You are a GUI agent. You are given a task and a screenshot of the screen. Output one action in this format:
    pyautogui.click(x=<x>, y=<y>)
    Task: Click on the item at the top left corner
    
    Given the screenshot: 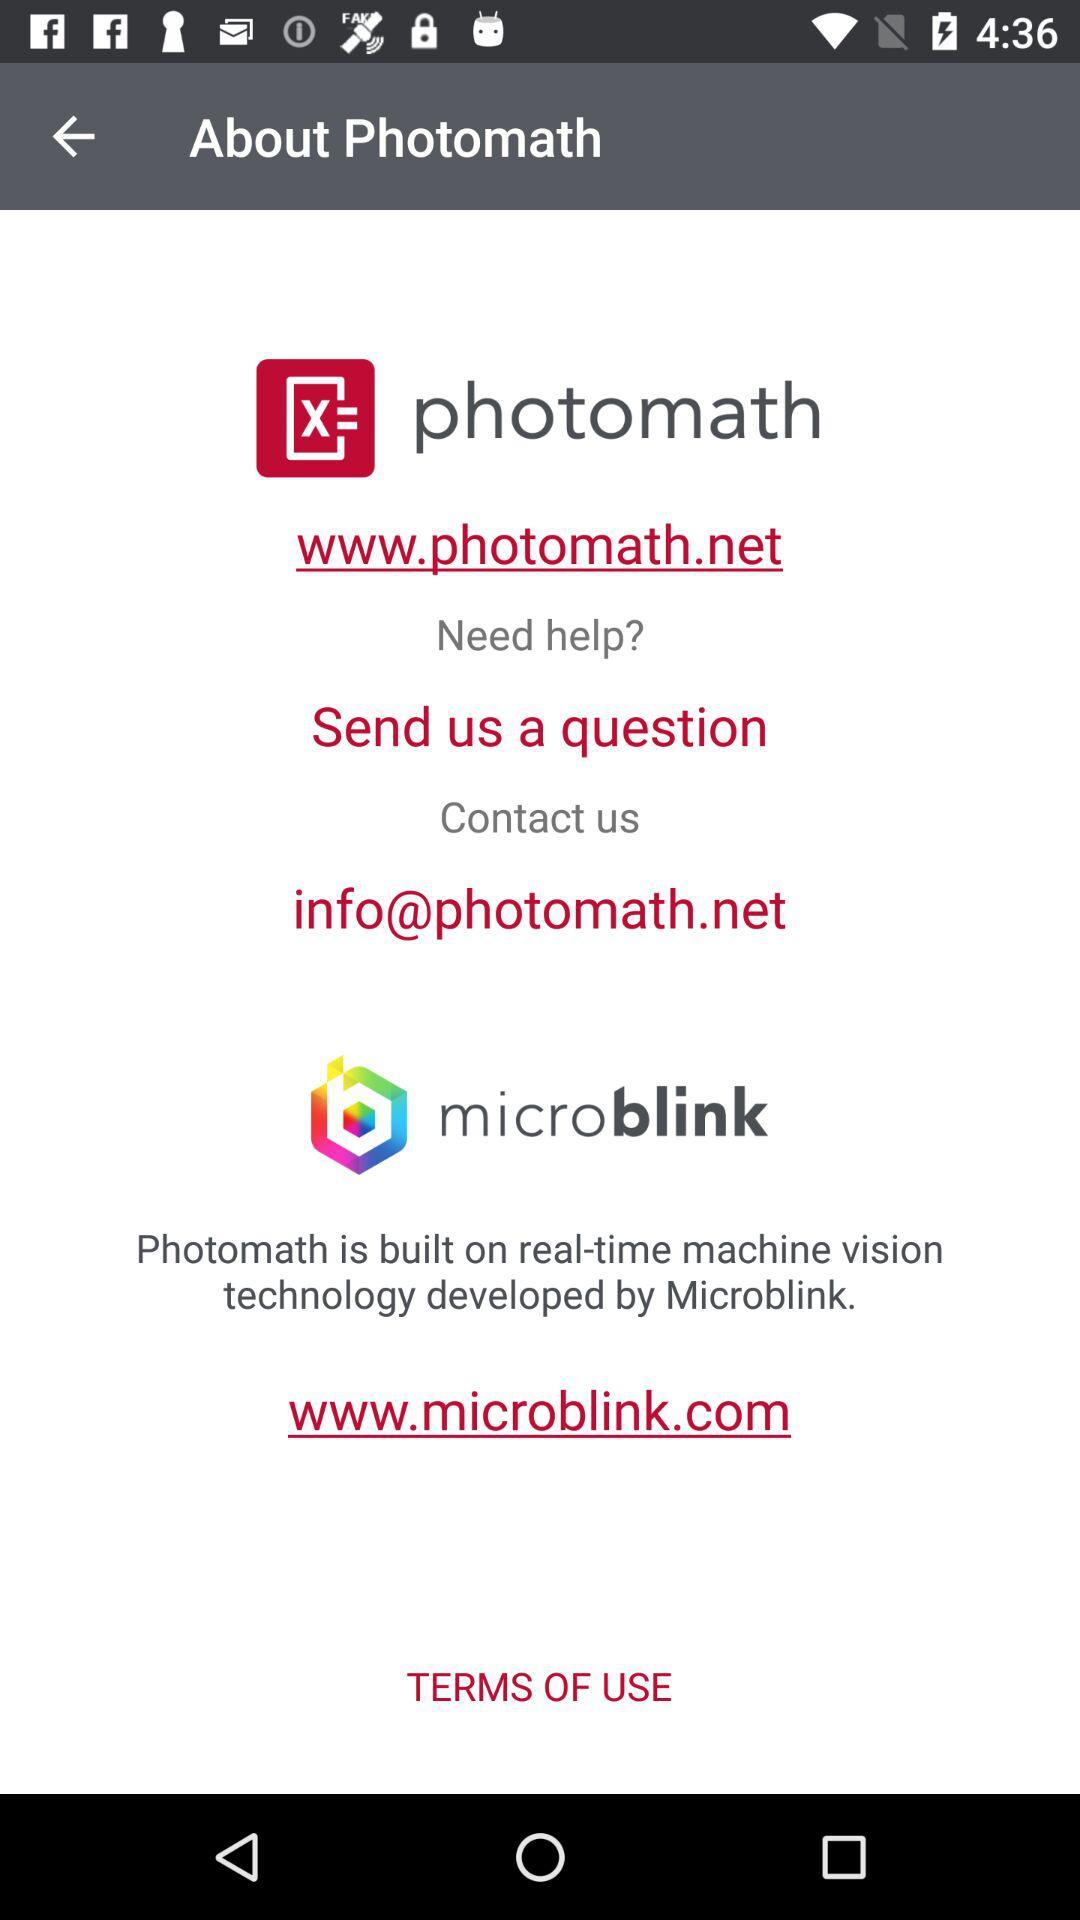 What is the action you would take?
    pyautogui.click(x=72, y=135)
    